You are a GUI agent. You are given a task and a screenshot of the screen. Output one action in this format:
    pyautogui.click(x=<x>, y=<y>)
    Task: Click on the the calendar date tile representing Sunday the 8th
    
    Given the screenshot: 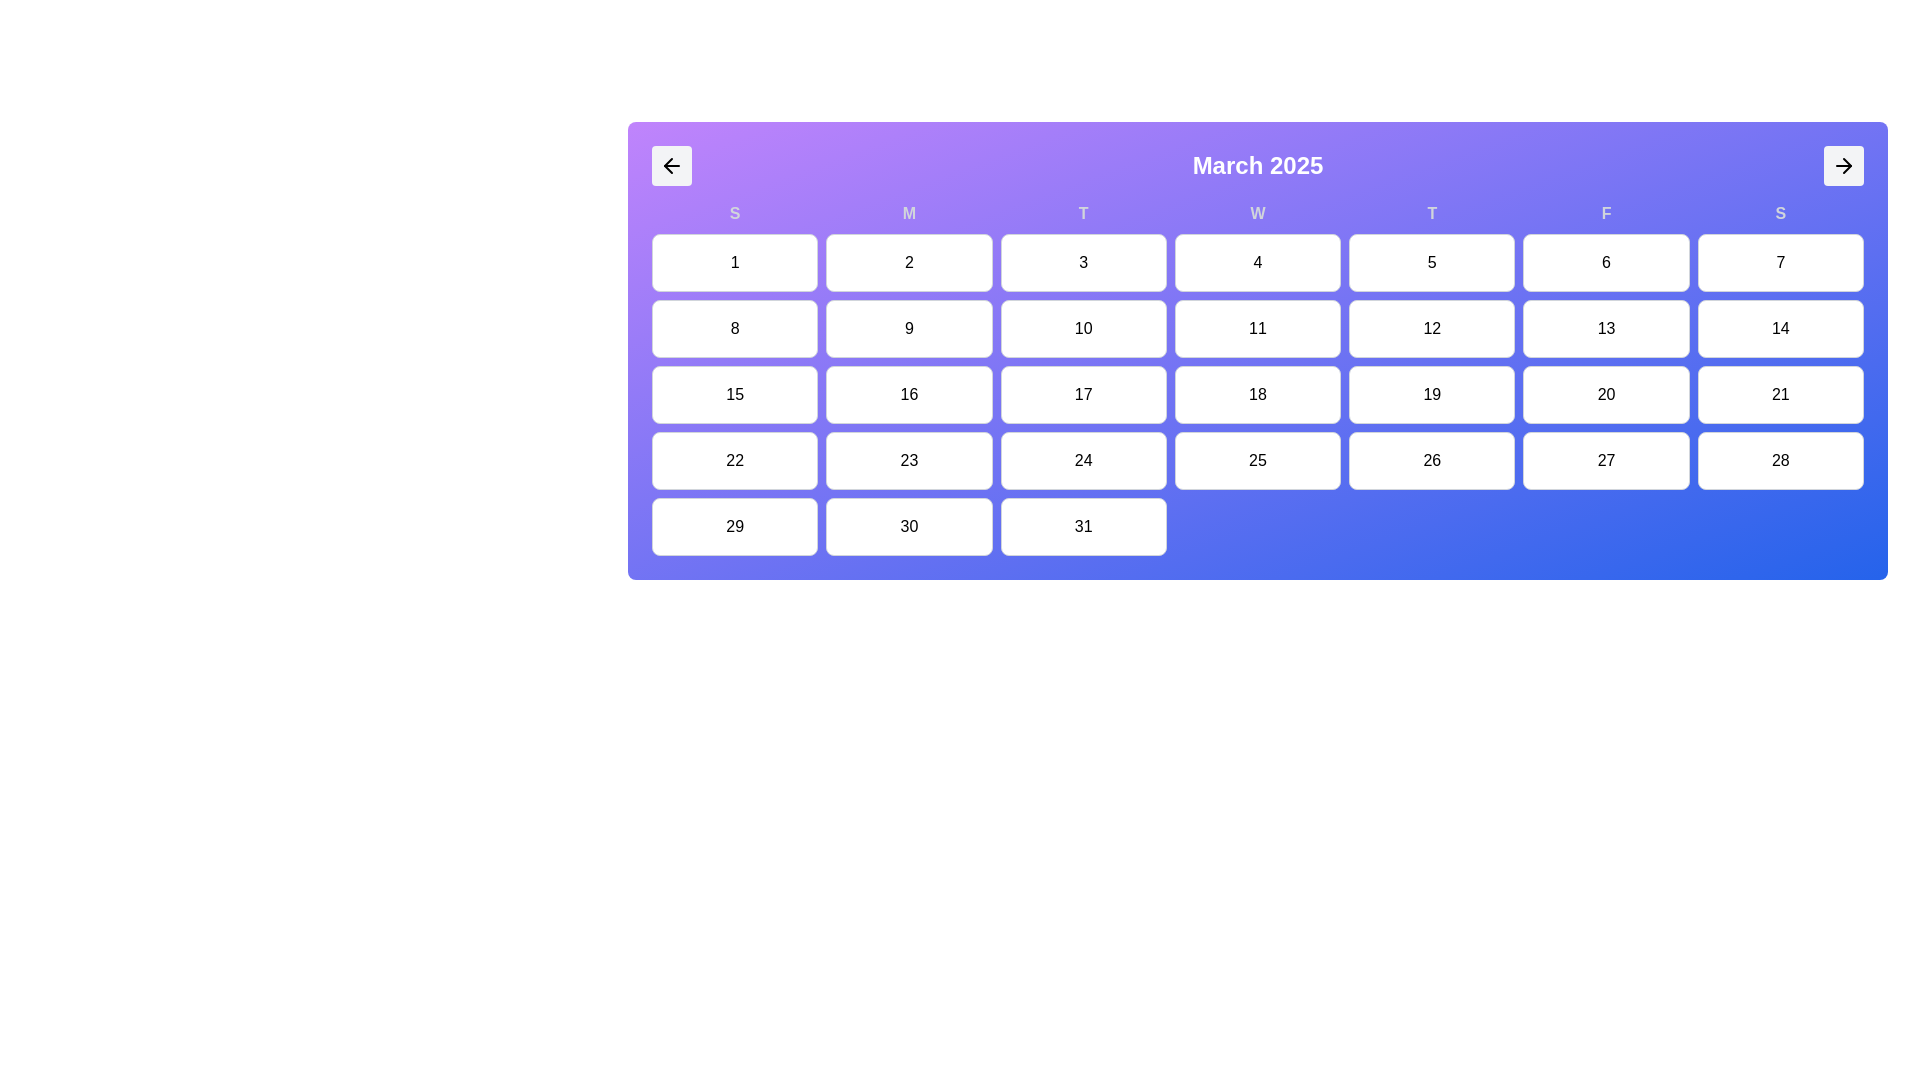 What is the action you would take?
    pyautogui.click(x=734, y=327)
    